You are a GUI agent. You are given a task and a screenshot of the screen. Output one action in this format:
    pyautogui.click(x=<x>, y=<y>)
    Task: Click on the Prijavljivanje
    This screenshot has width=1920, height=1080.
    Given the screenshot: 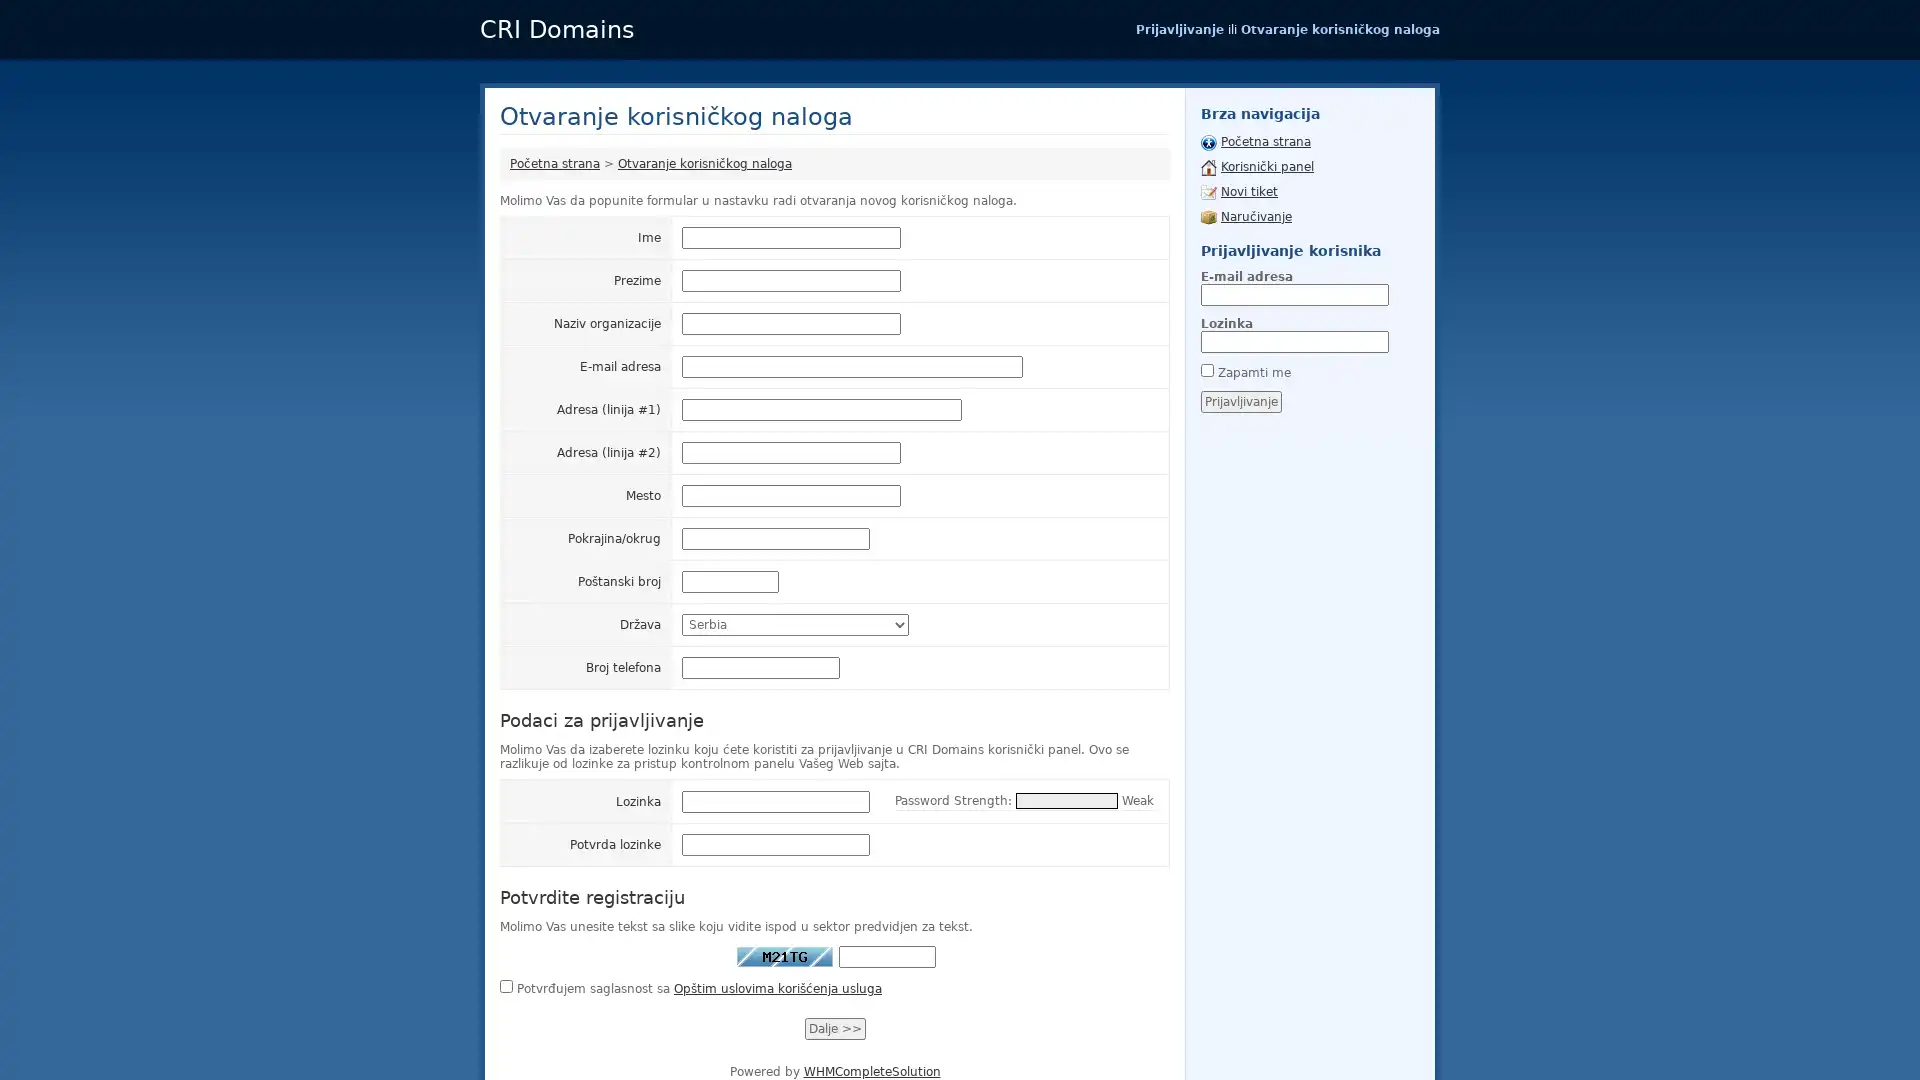 What is the action you would take?
    pyautogui.click(x=1240, y=401)
    